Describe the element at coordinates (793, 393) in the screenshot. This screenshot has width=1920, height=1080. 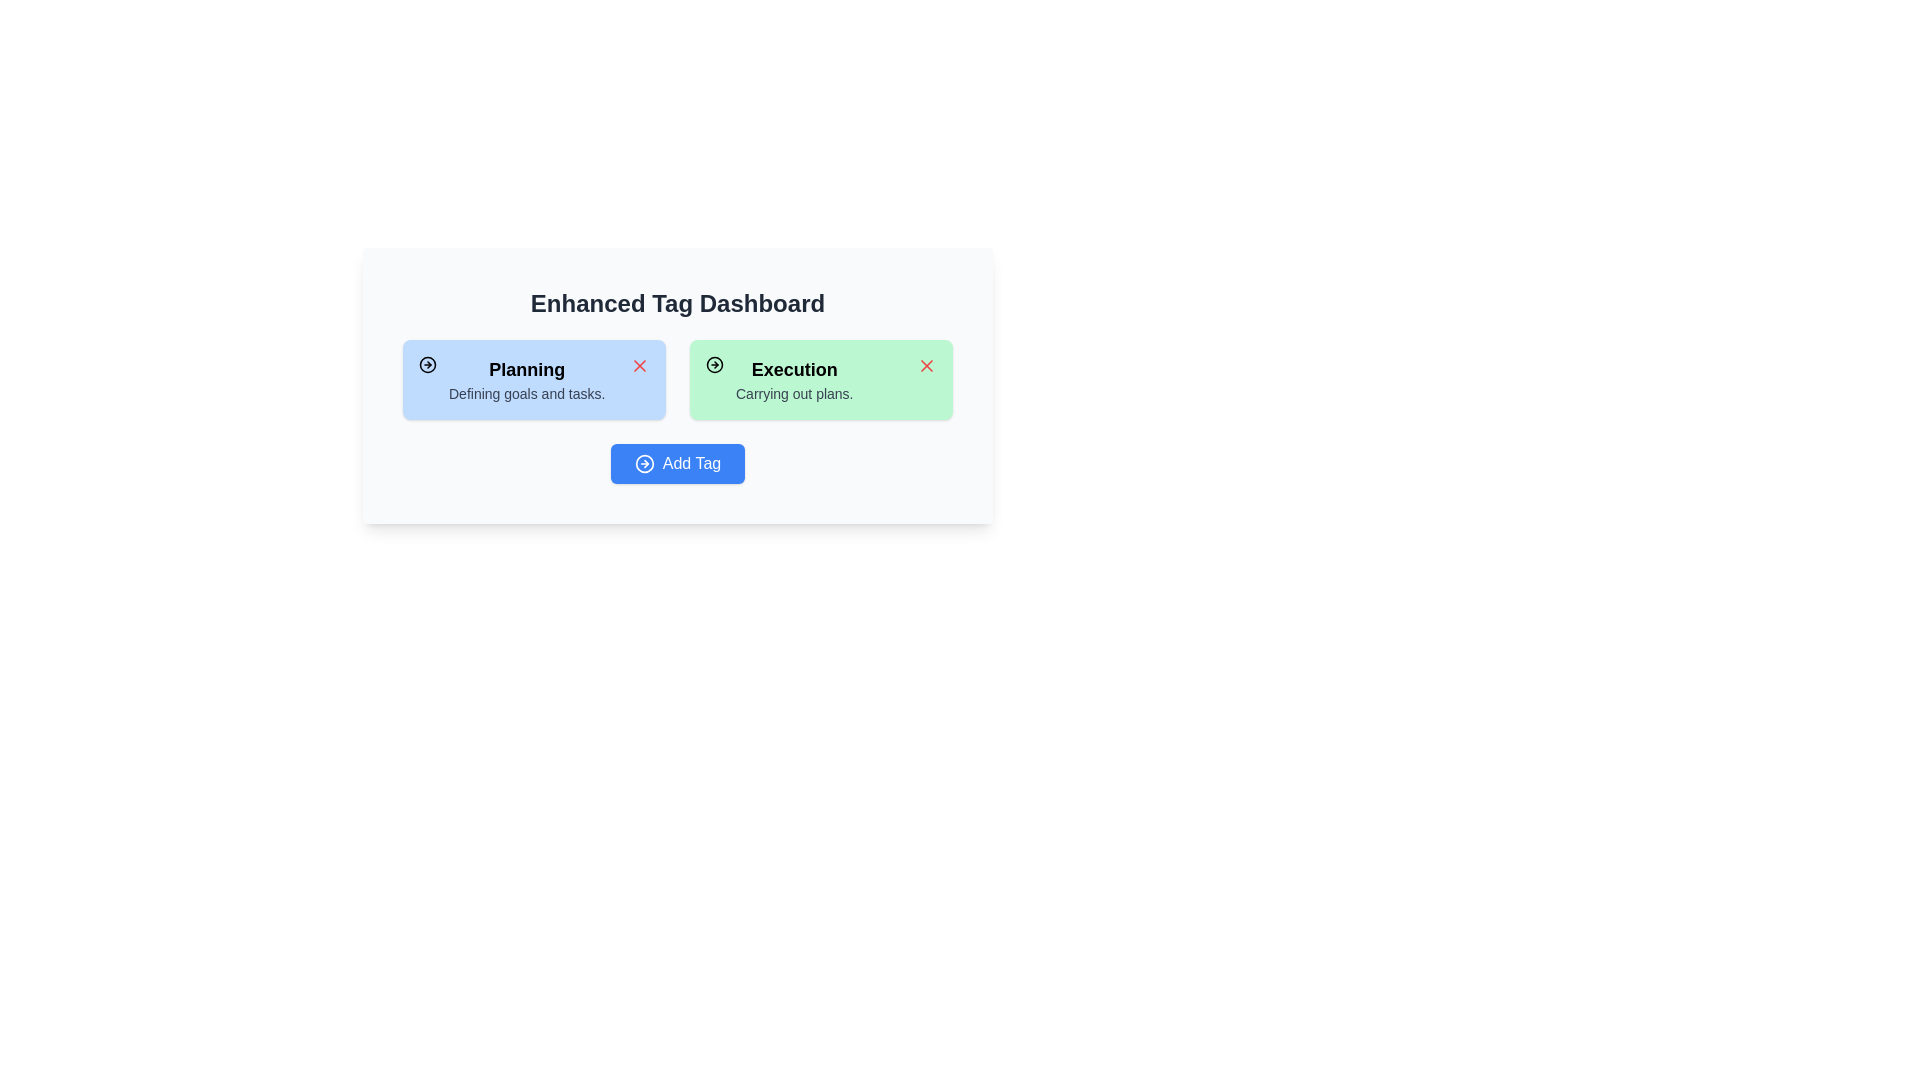
I see `the second text line in the right-hand green panel labeled 'Execution', which provides descriptive information about the panel's purpose` at that location.